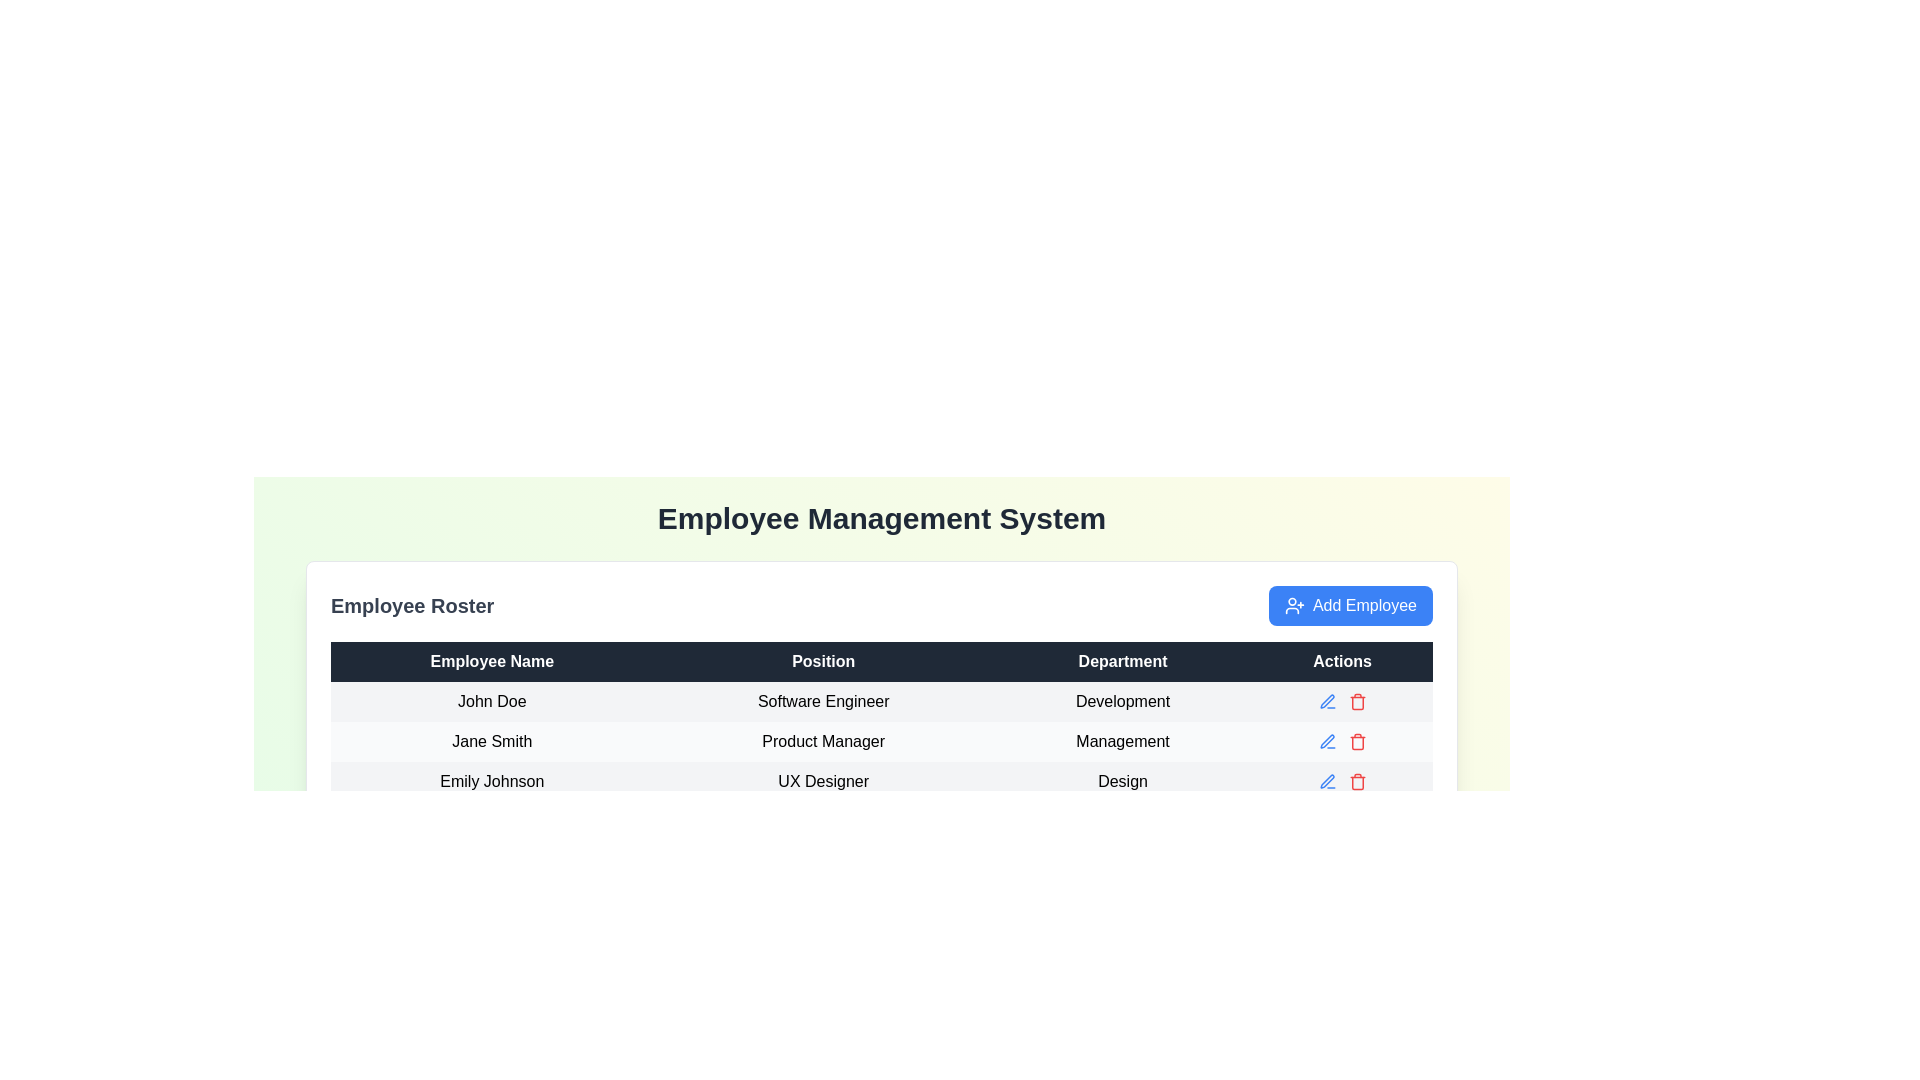 Image resolution: width=1920 pixels, height=1080 pixels. I want to click on the 'Add Employee' button, which has a blue background and white text, located at the top-right of the 'Employee Roster' section, so click(1350, 604).